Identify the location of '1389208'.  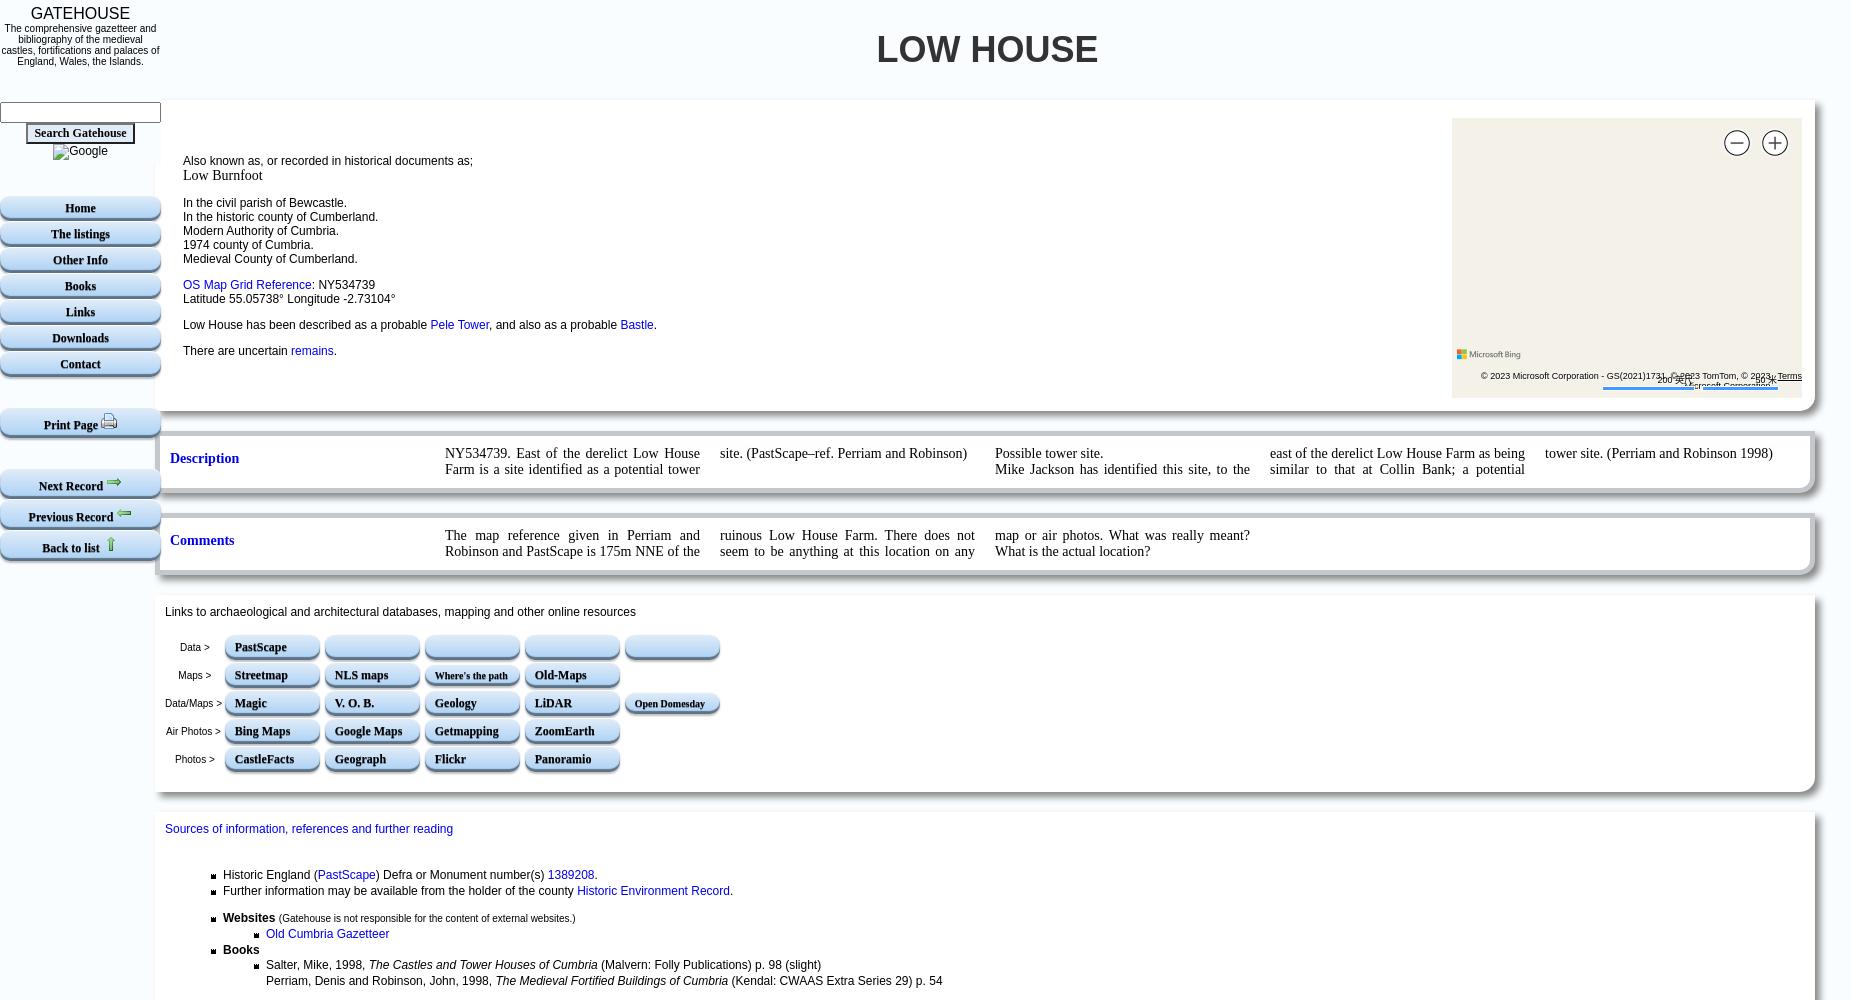
(570, 875).